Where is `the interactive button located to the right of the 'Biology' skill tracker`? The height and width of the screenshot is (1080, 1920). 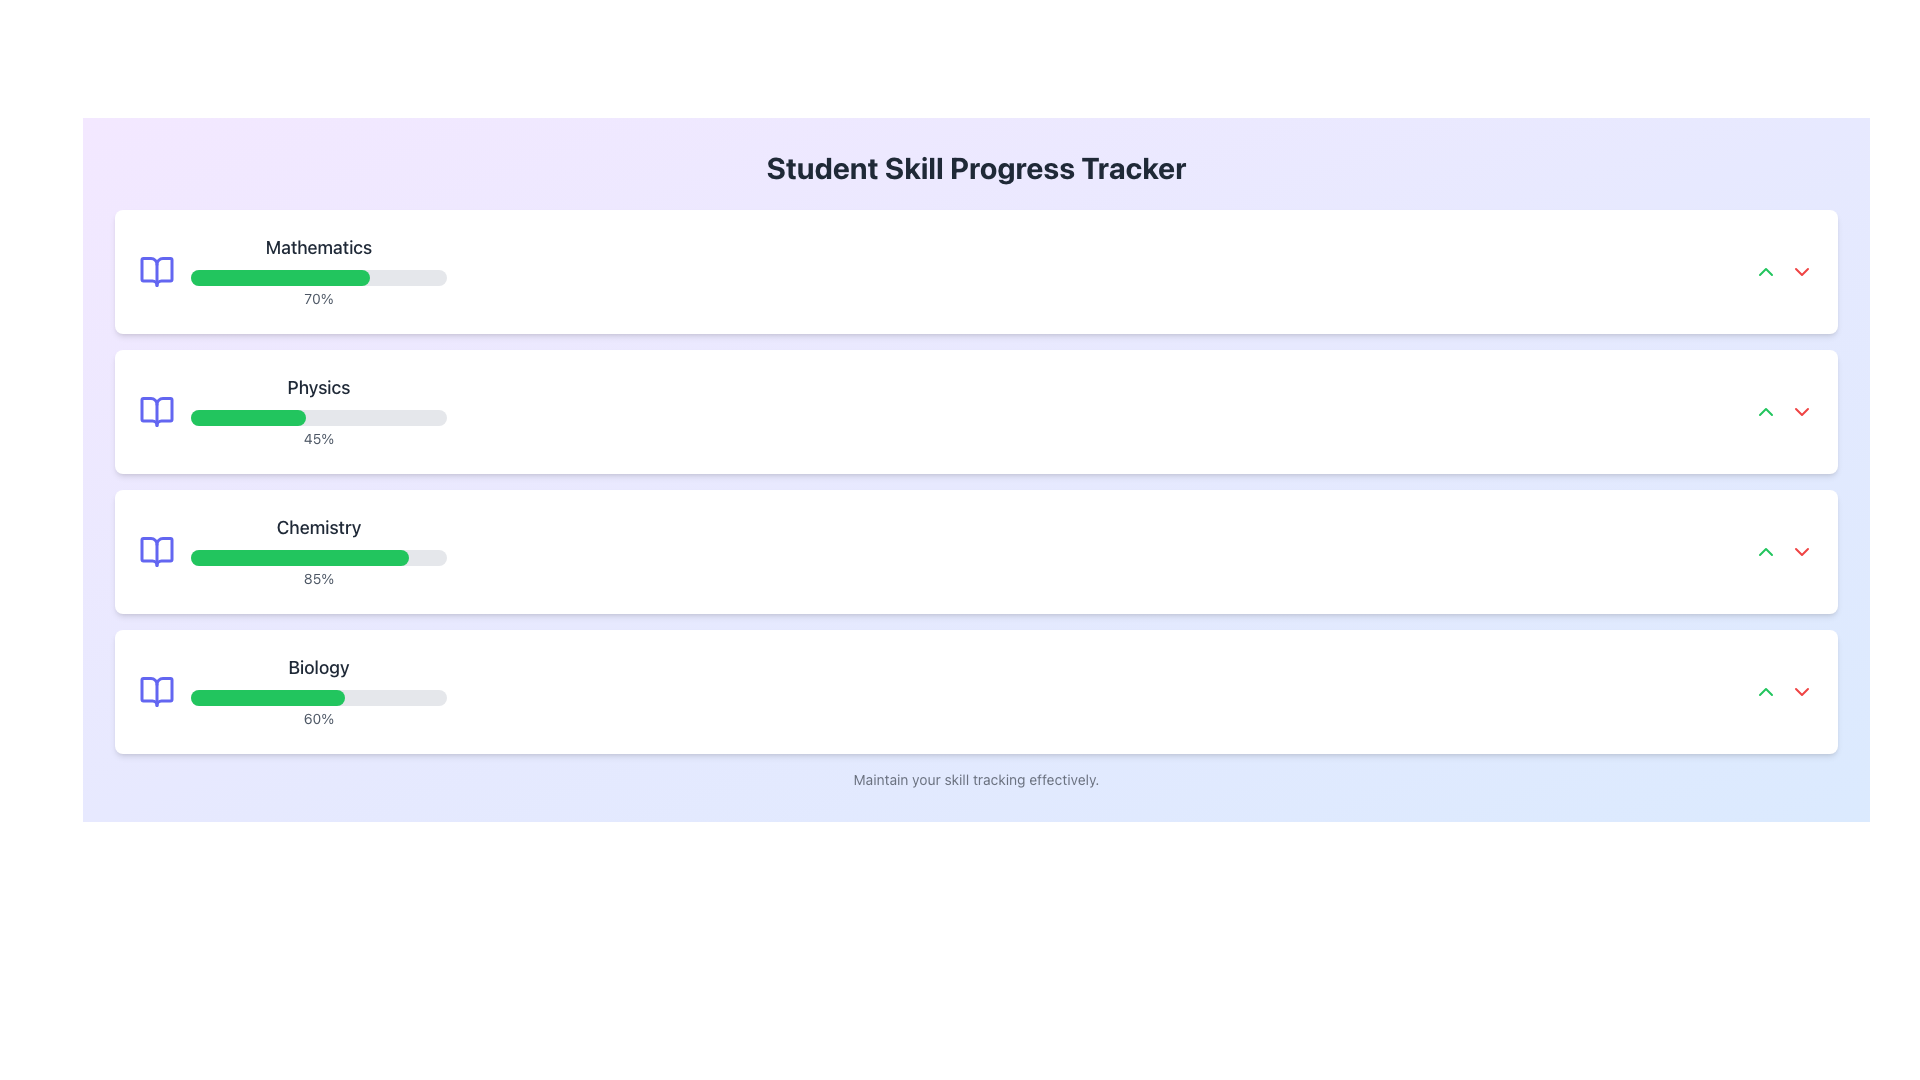 the interactive button located to the right of the 'Biology' skill tracker is located at coordinates (1766, 690).